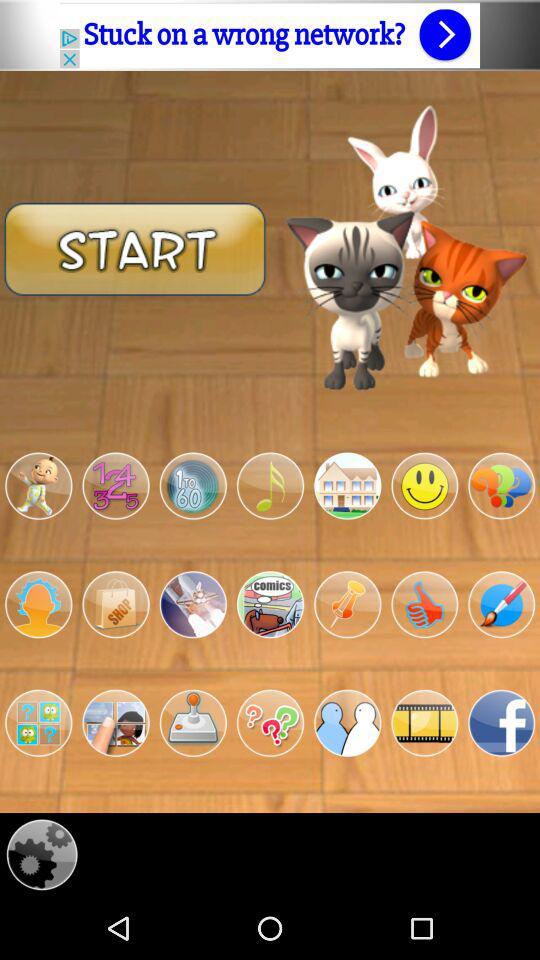 This screenshot has width=540, height=960. I want to click on the 3rd circular image below the start button on the web page, so click(193, 485).